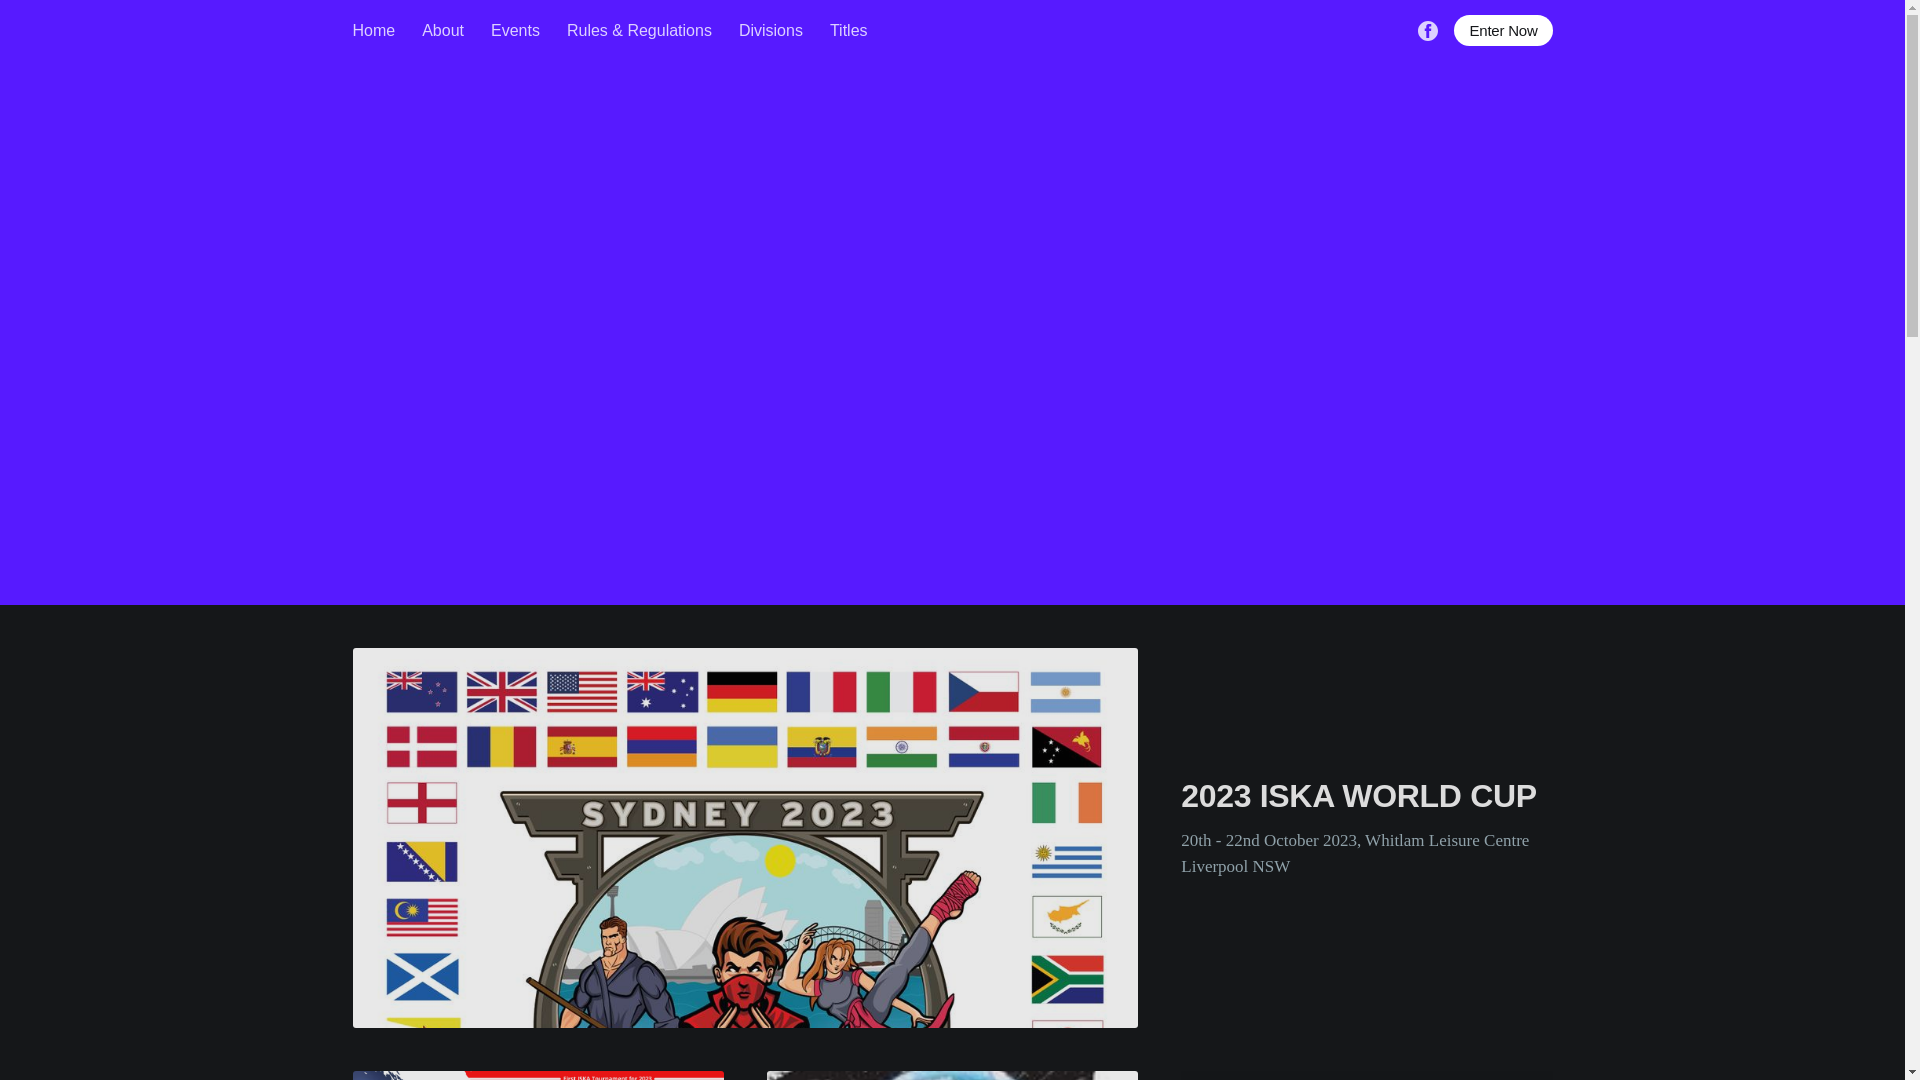 This screenshot has width=1920, height=1080. I want to click on 'Events', so click(515, 30).